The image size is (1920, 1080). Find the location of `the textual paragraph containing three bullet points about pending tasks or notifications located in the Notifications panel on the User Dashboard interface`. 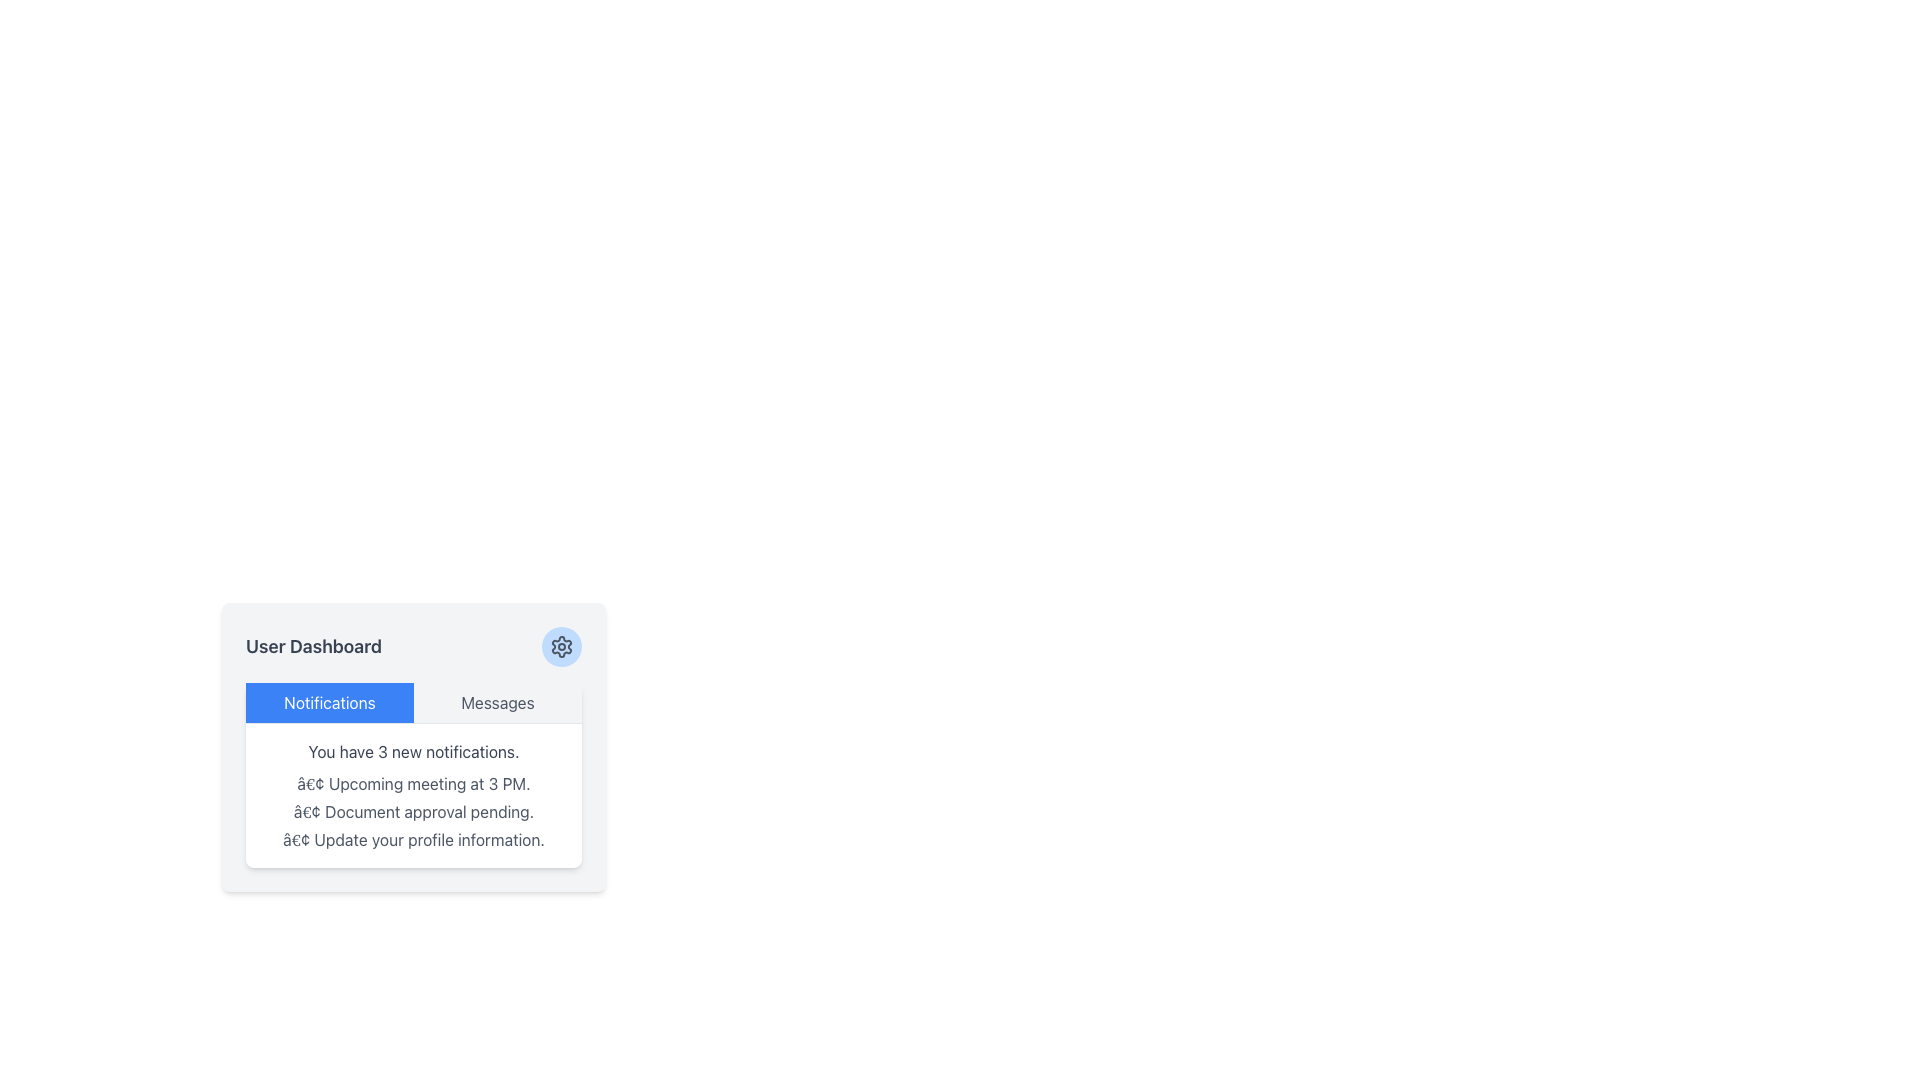

the textual paragraph containing three bullet points about pending tasks or notifications located in the Notifications panel on the User Dashboard interface is located at coordinates (412, 812).